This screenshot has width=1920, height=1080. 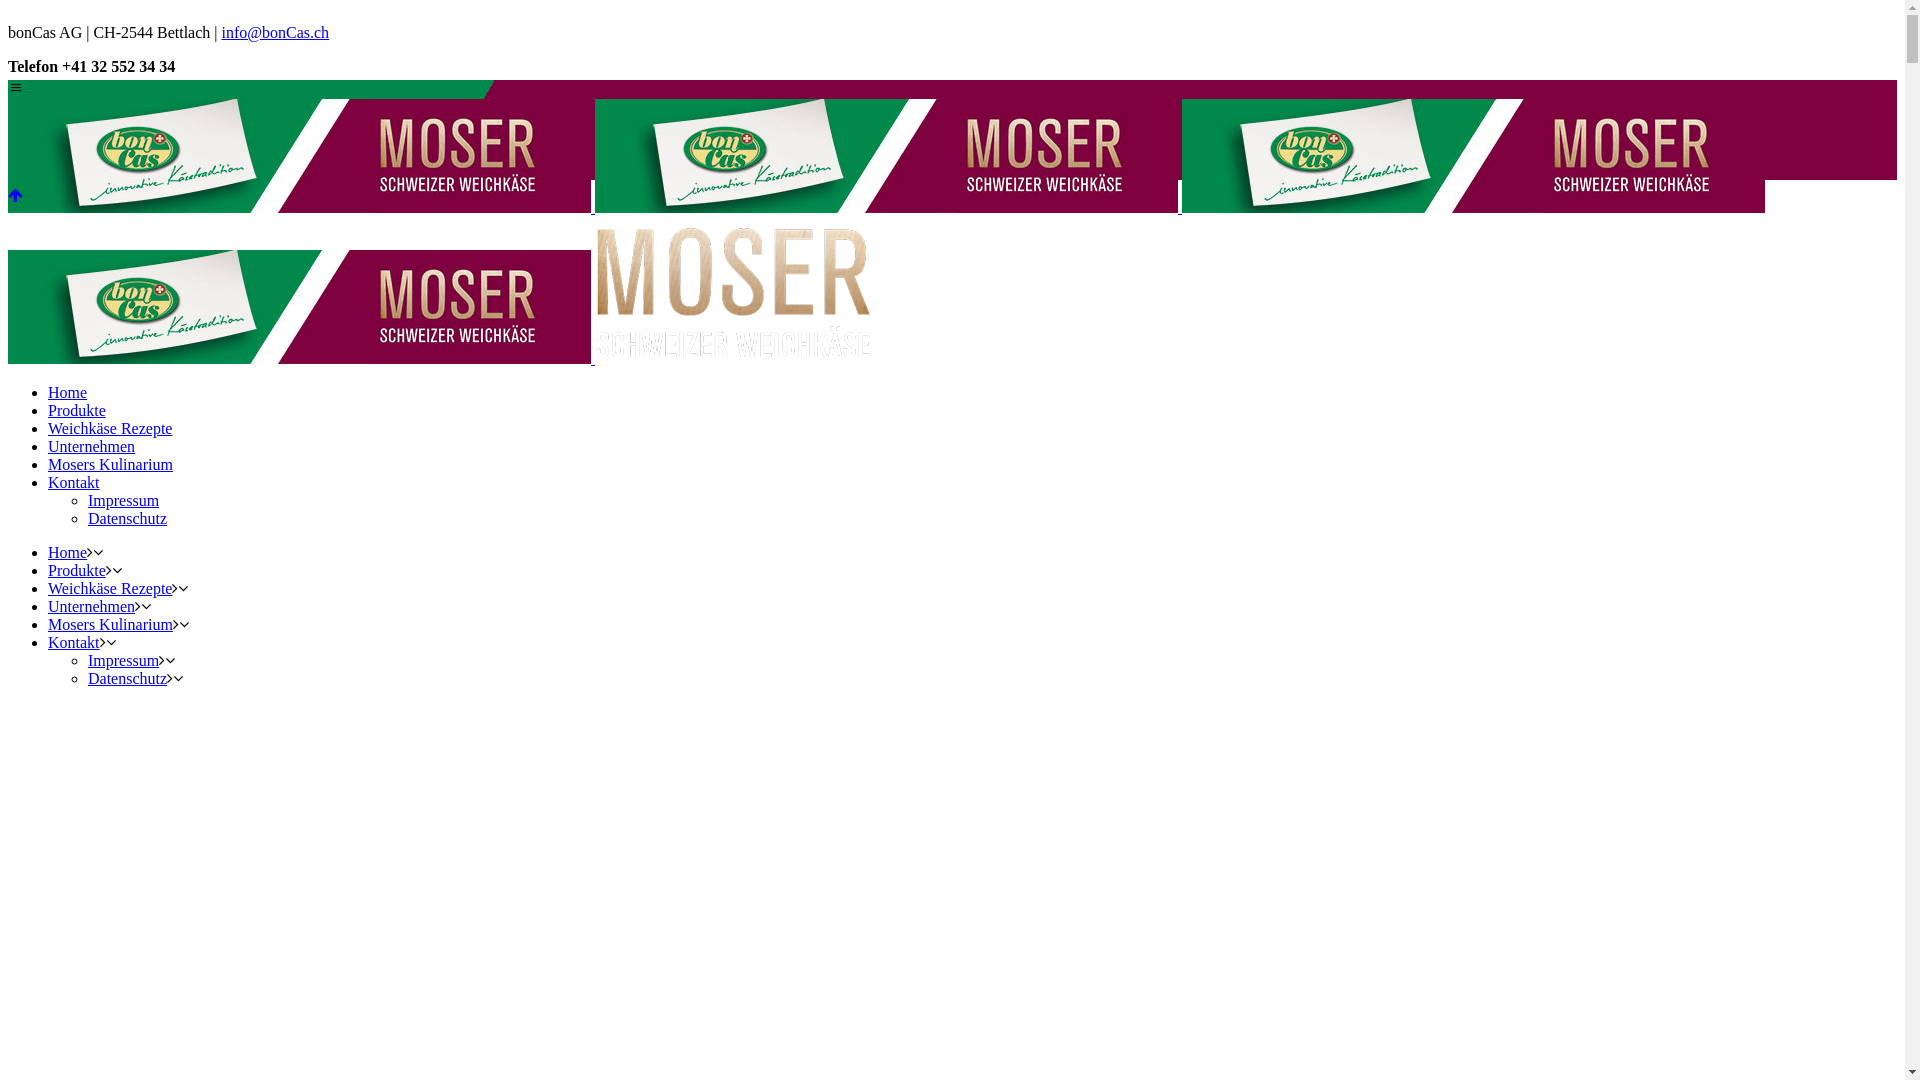 I want to click on 'Datenschutz', so click(x=126, y=677).